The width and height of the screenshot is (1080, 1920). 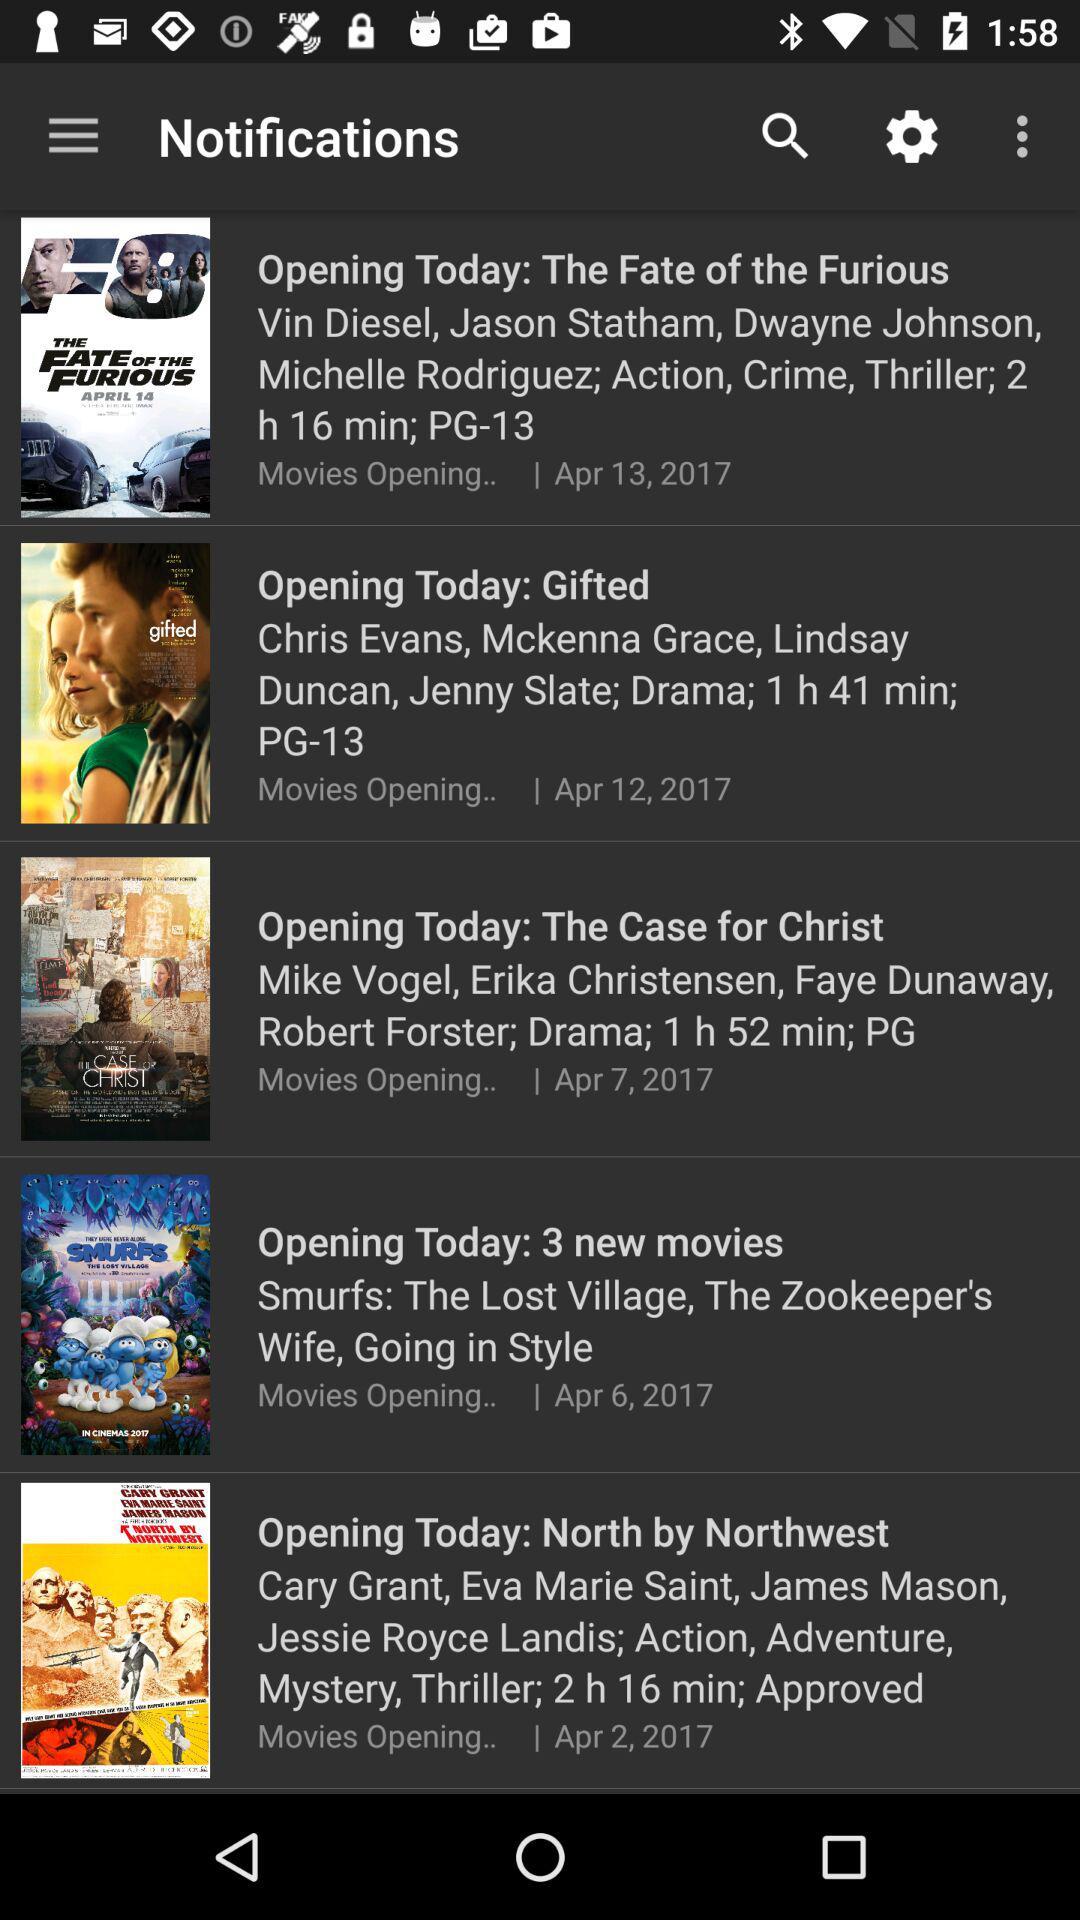 I want to click on app to the left of notifications icon, so click(x=72, y=135).